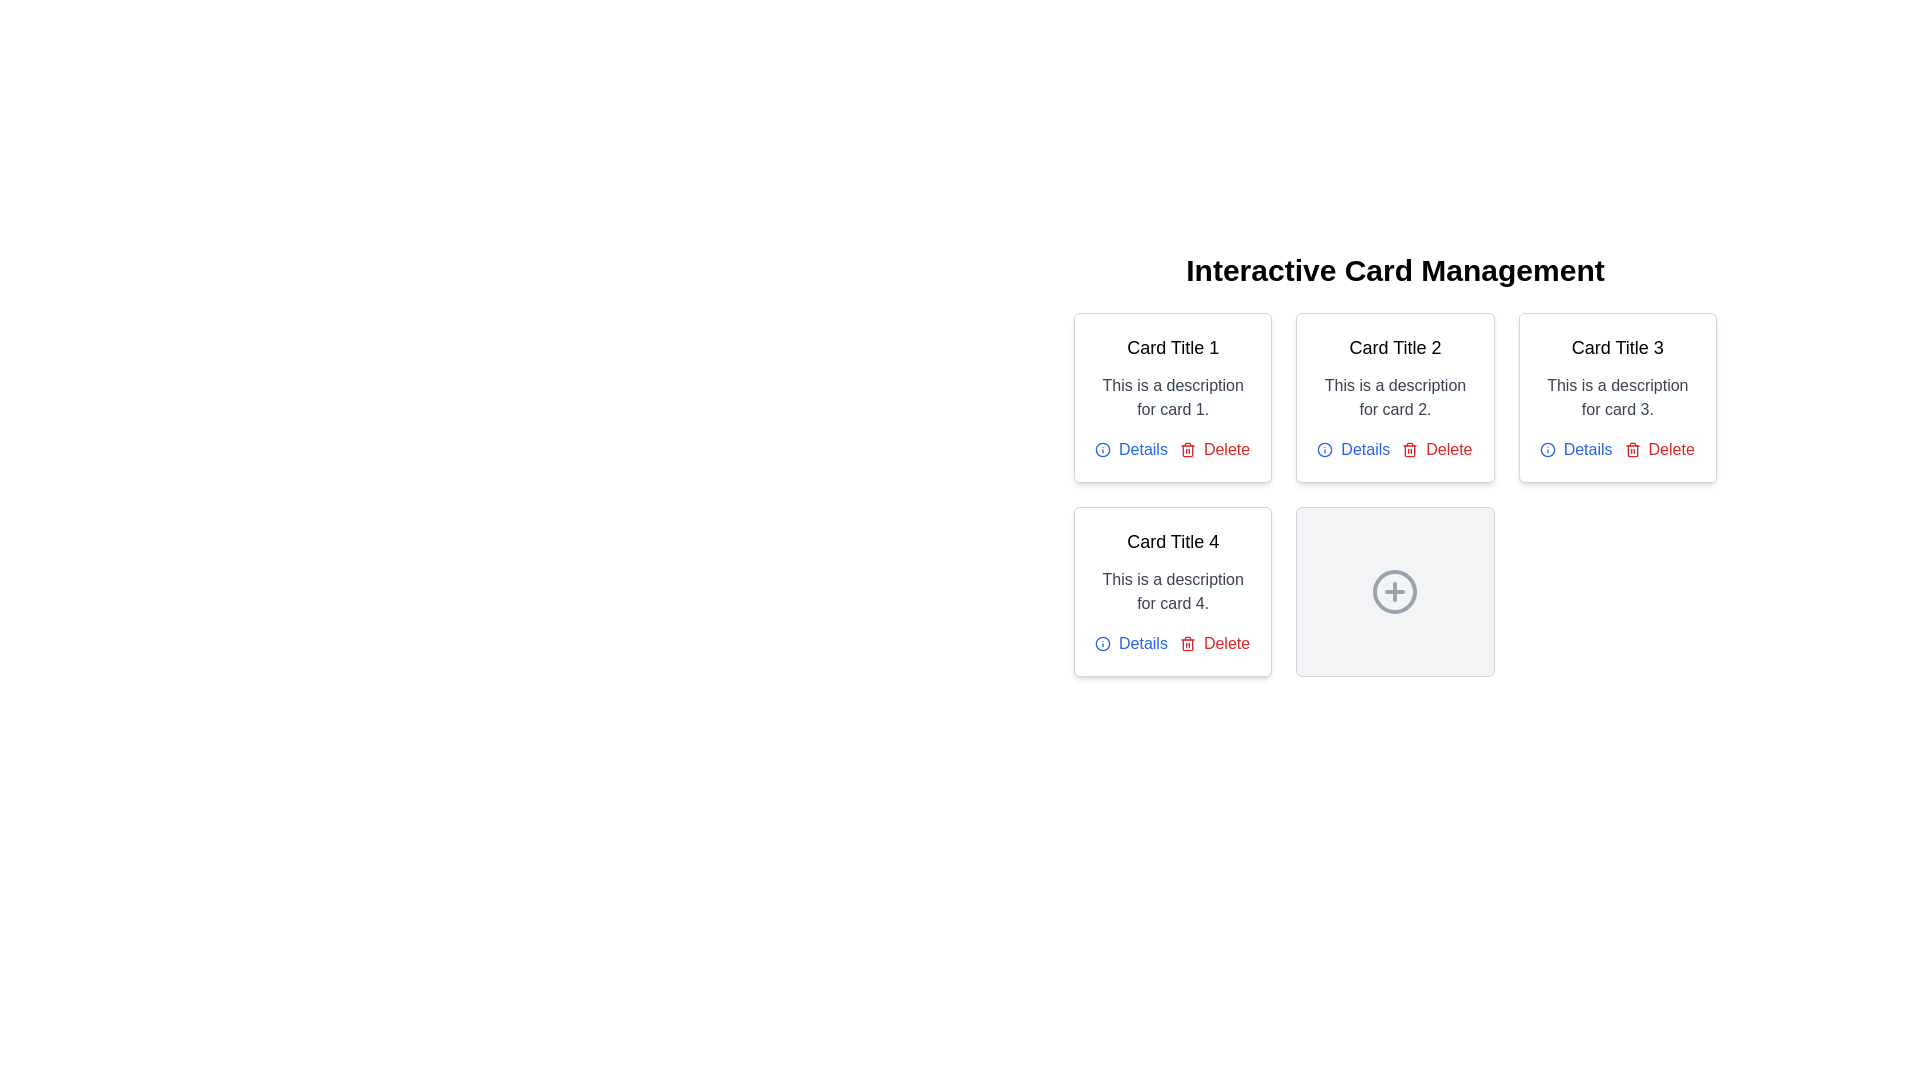 This screenshot has height=1080, width=1920. What do you see at coordinates (1394, 397) in the screenshot?
I see `the static text element that displays 'This is a description for card 2.', located beneath 'Card Title 2' in the second card from the left in the top row of the card grid` at bounding box center [1394, 397].